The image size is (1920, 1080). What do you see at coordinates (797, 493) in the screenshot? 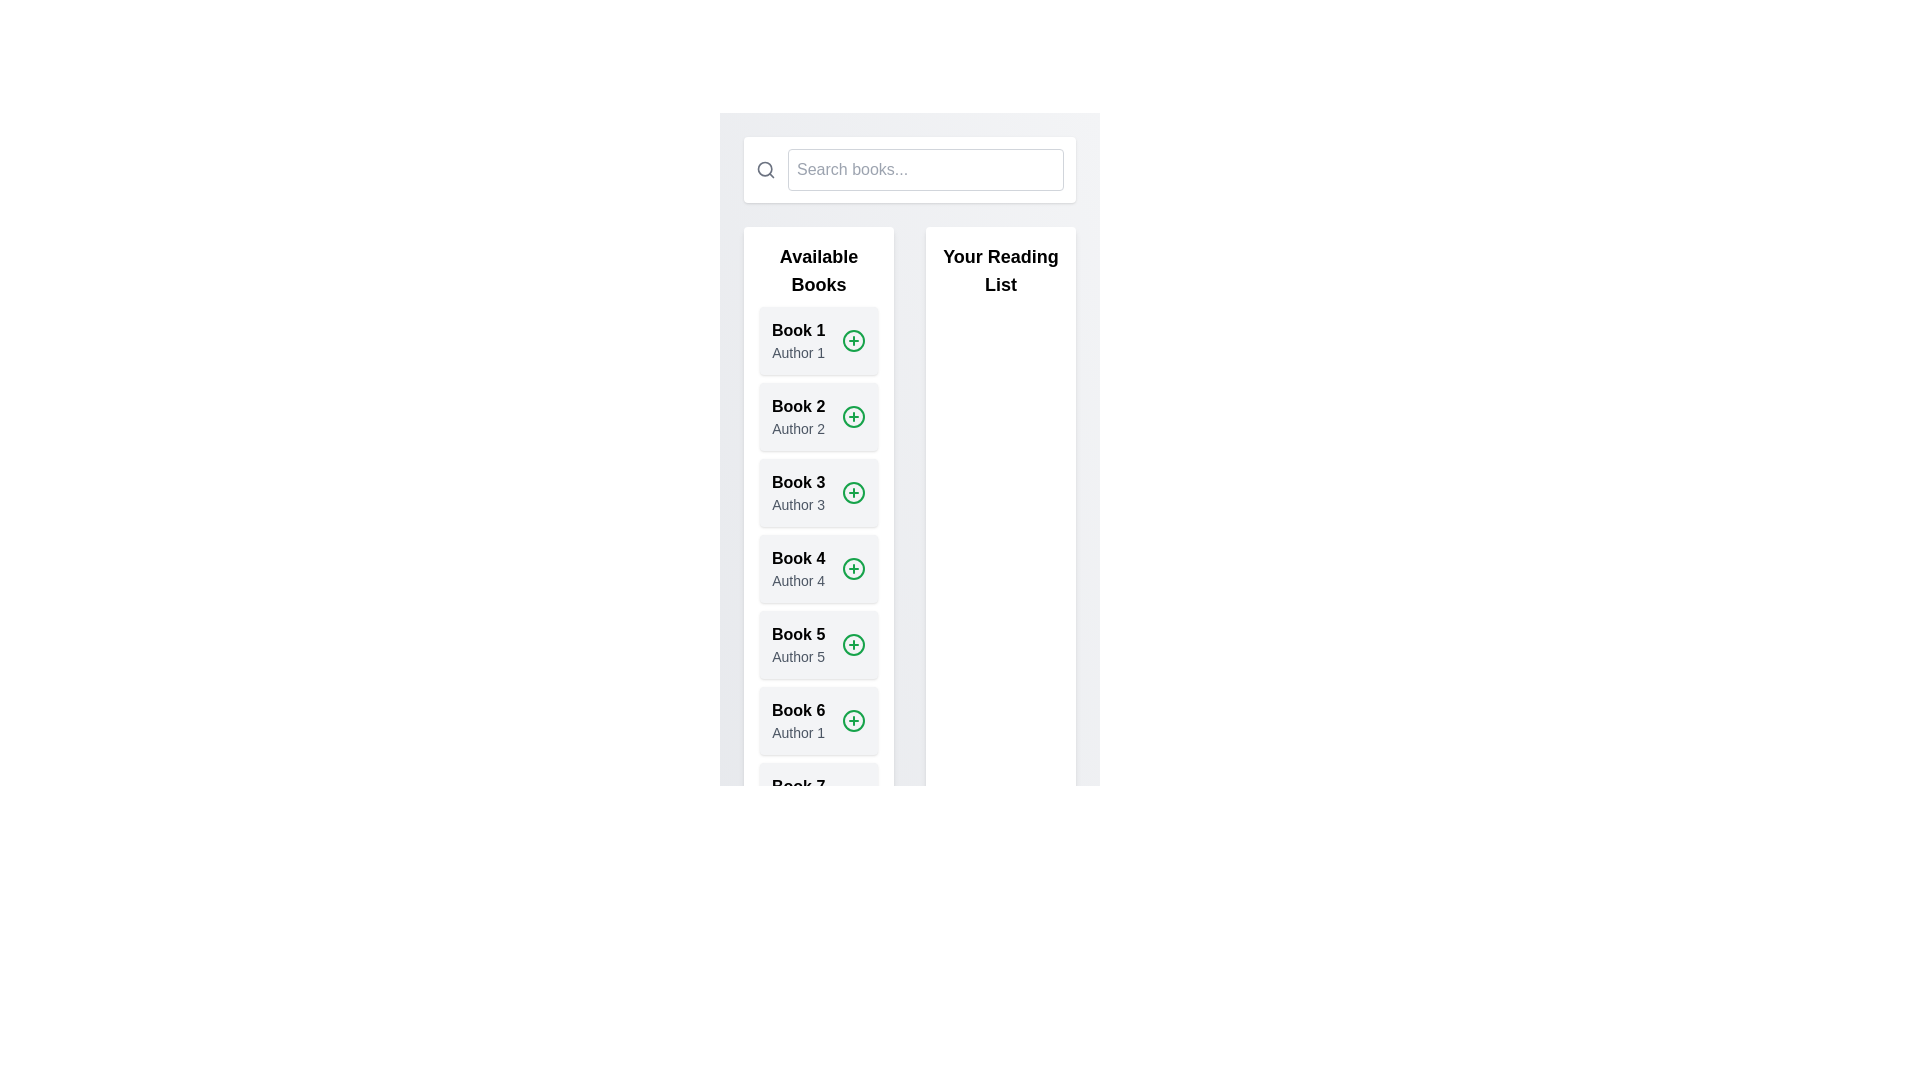
I see `the text display component that shows the title and author of the book entry in the 'Available Books' section, specifically the third entry in the list` at bounding box center [797, 493].